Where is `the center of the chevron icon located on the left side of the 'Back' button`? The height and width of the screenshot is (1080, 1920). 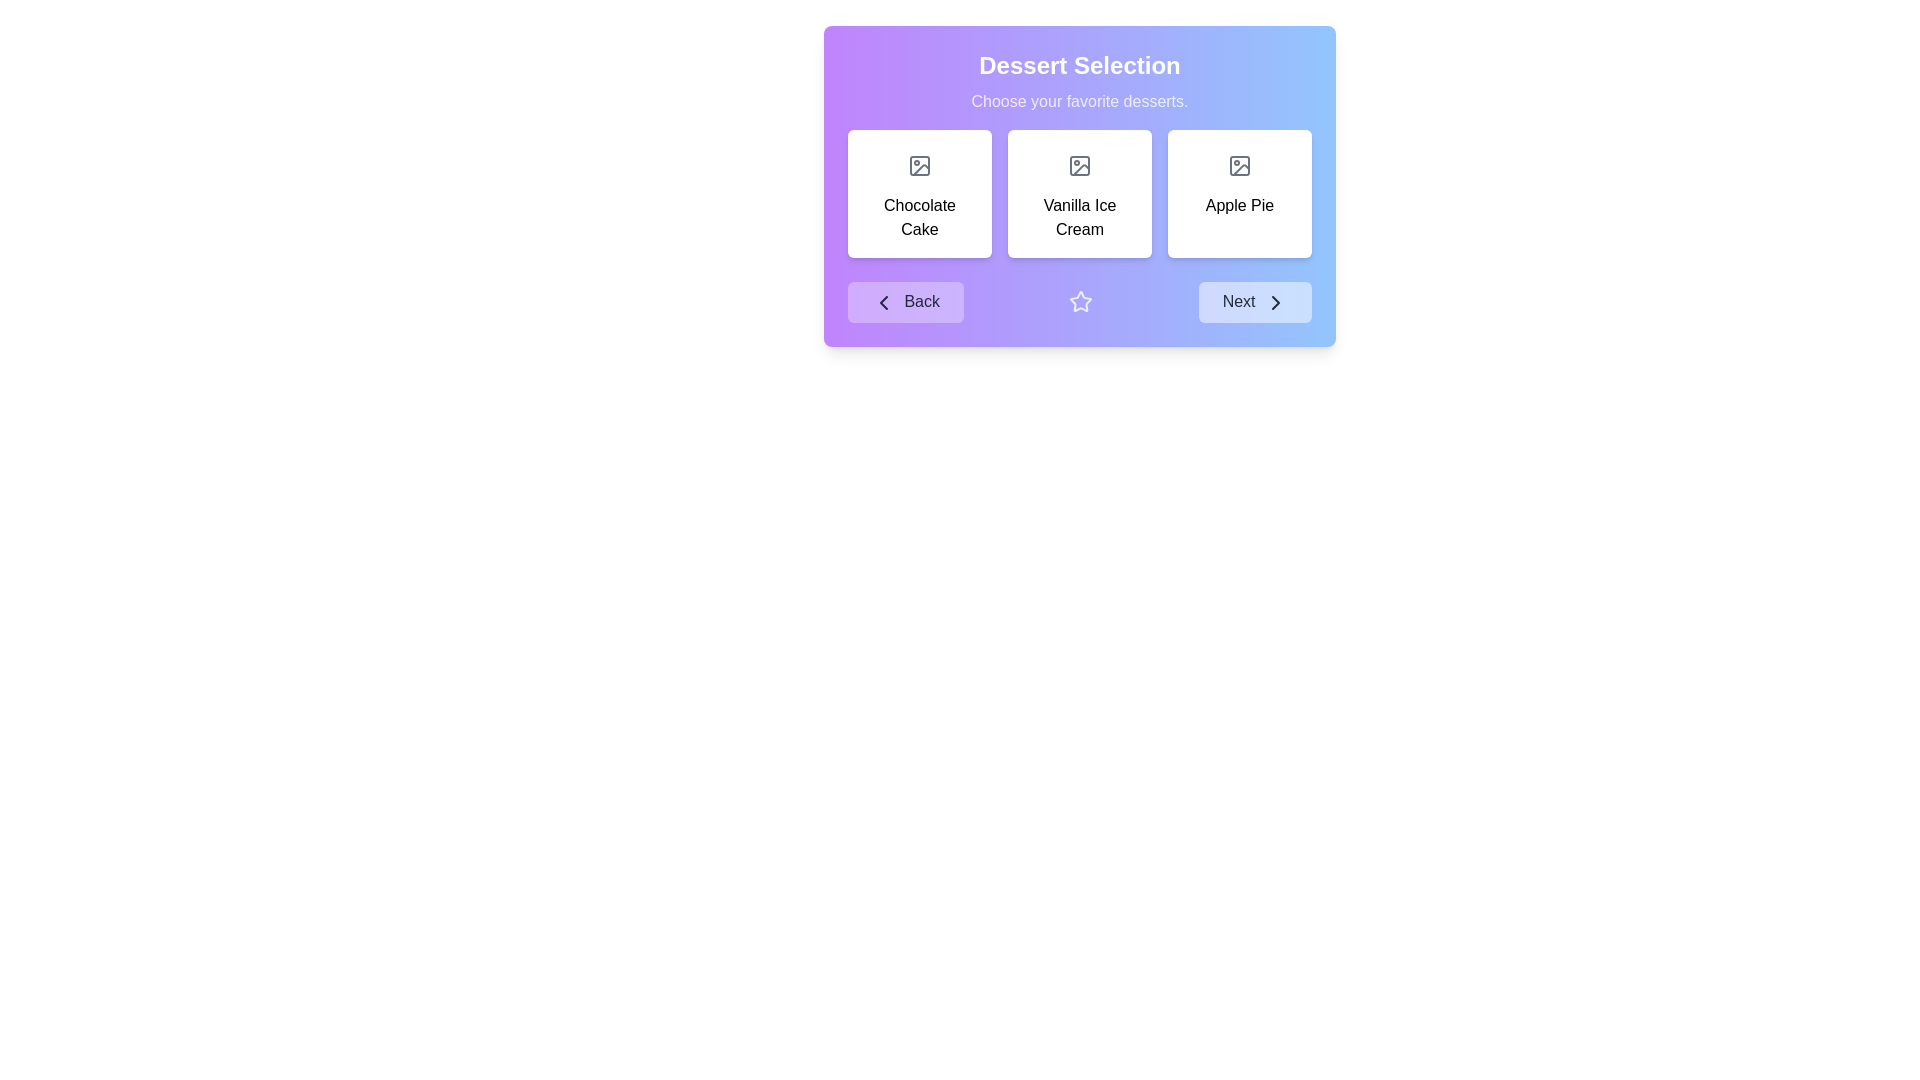
the center of the chevron icon located on the left side of the 'Back' button is located at coordinates (882, 301).